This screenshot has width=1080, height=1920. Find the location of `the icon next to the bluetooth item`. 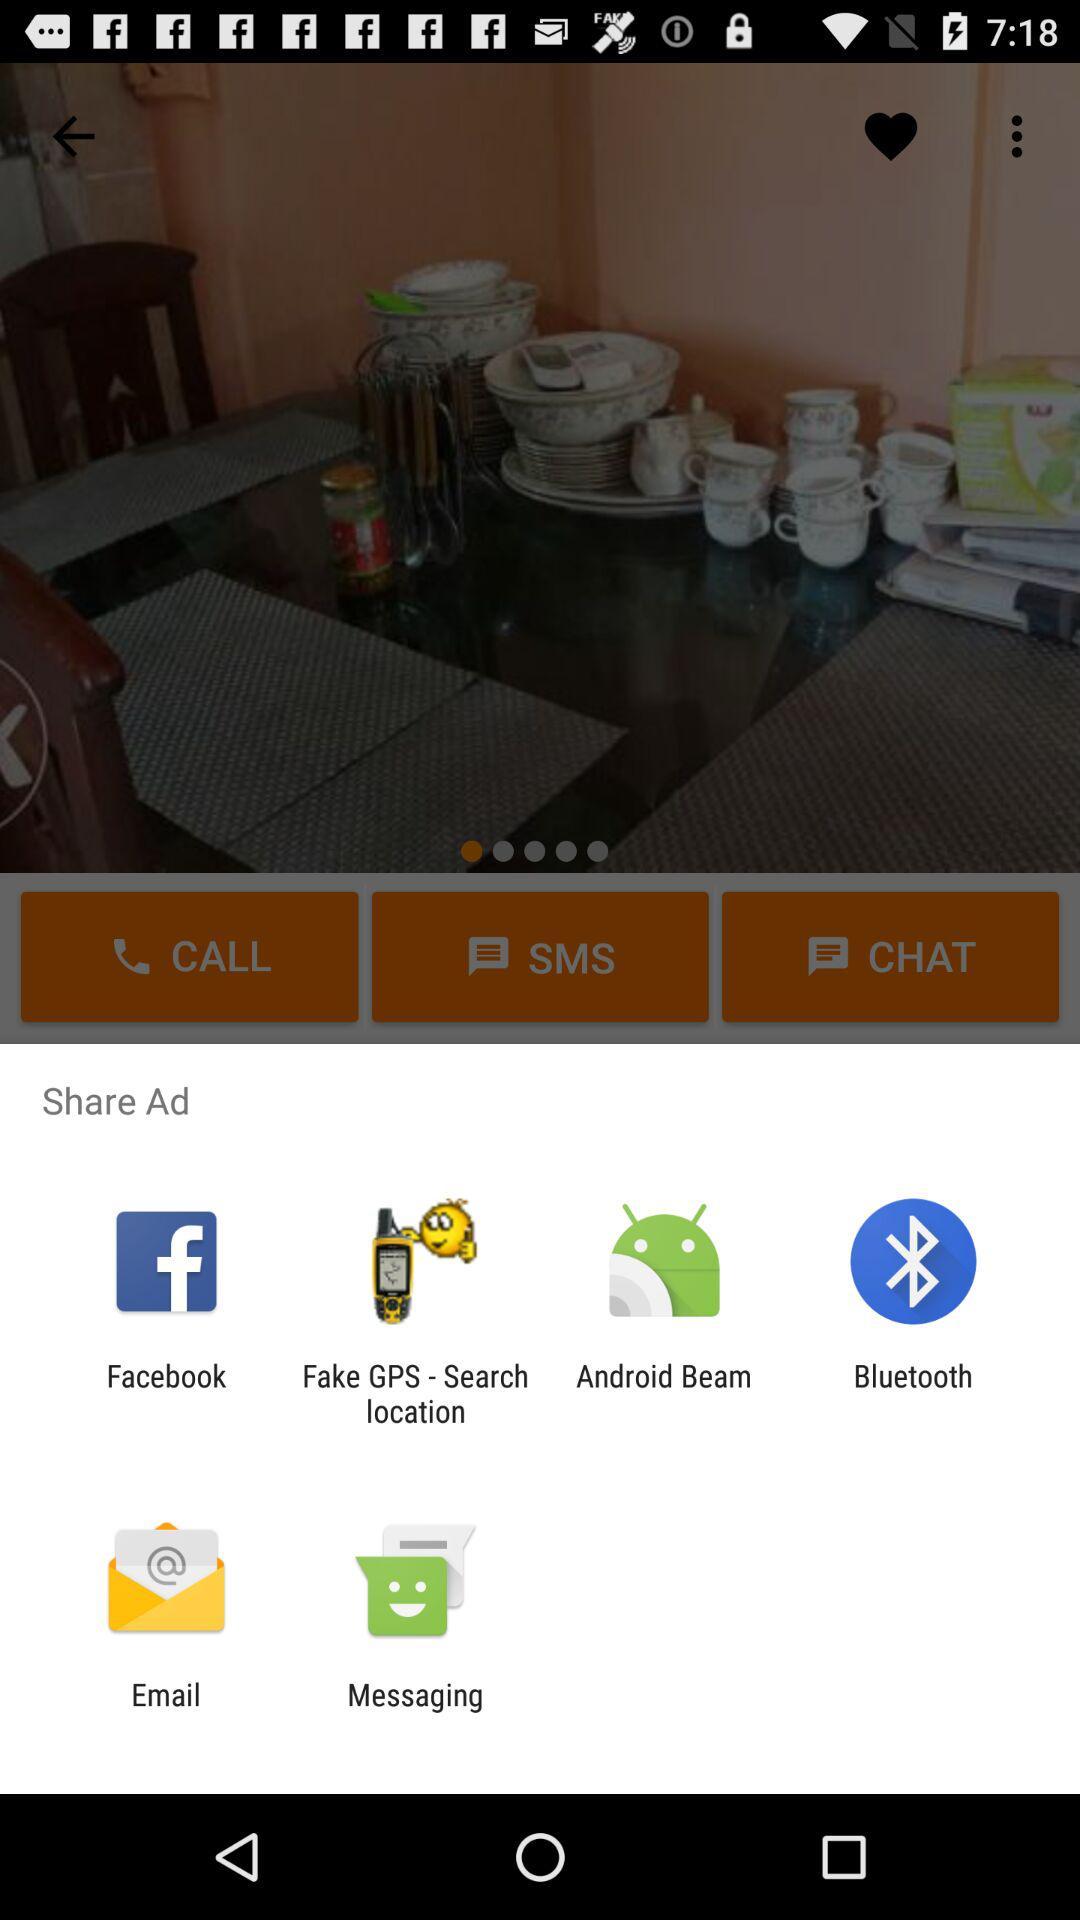

the icon next to the bluetooth item is located at coordinates (664, 1392).